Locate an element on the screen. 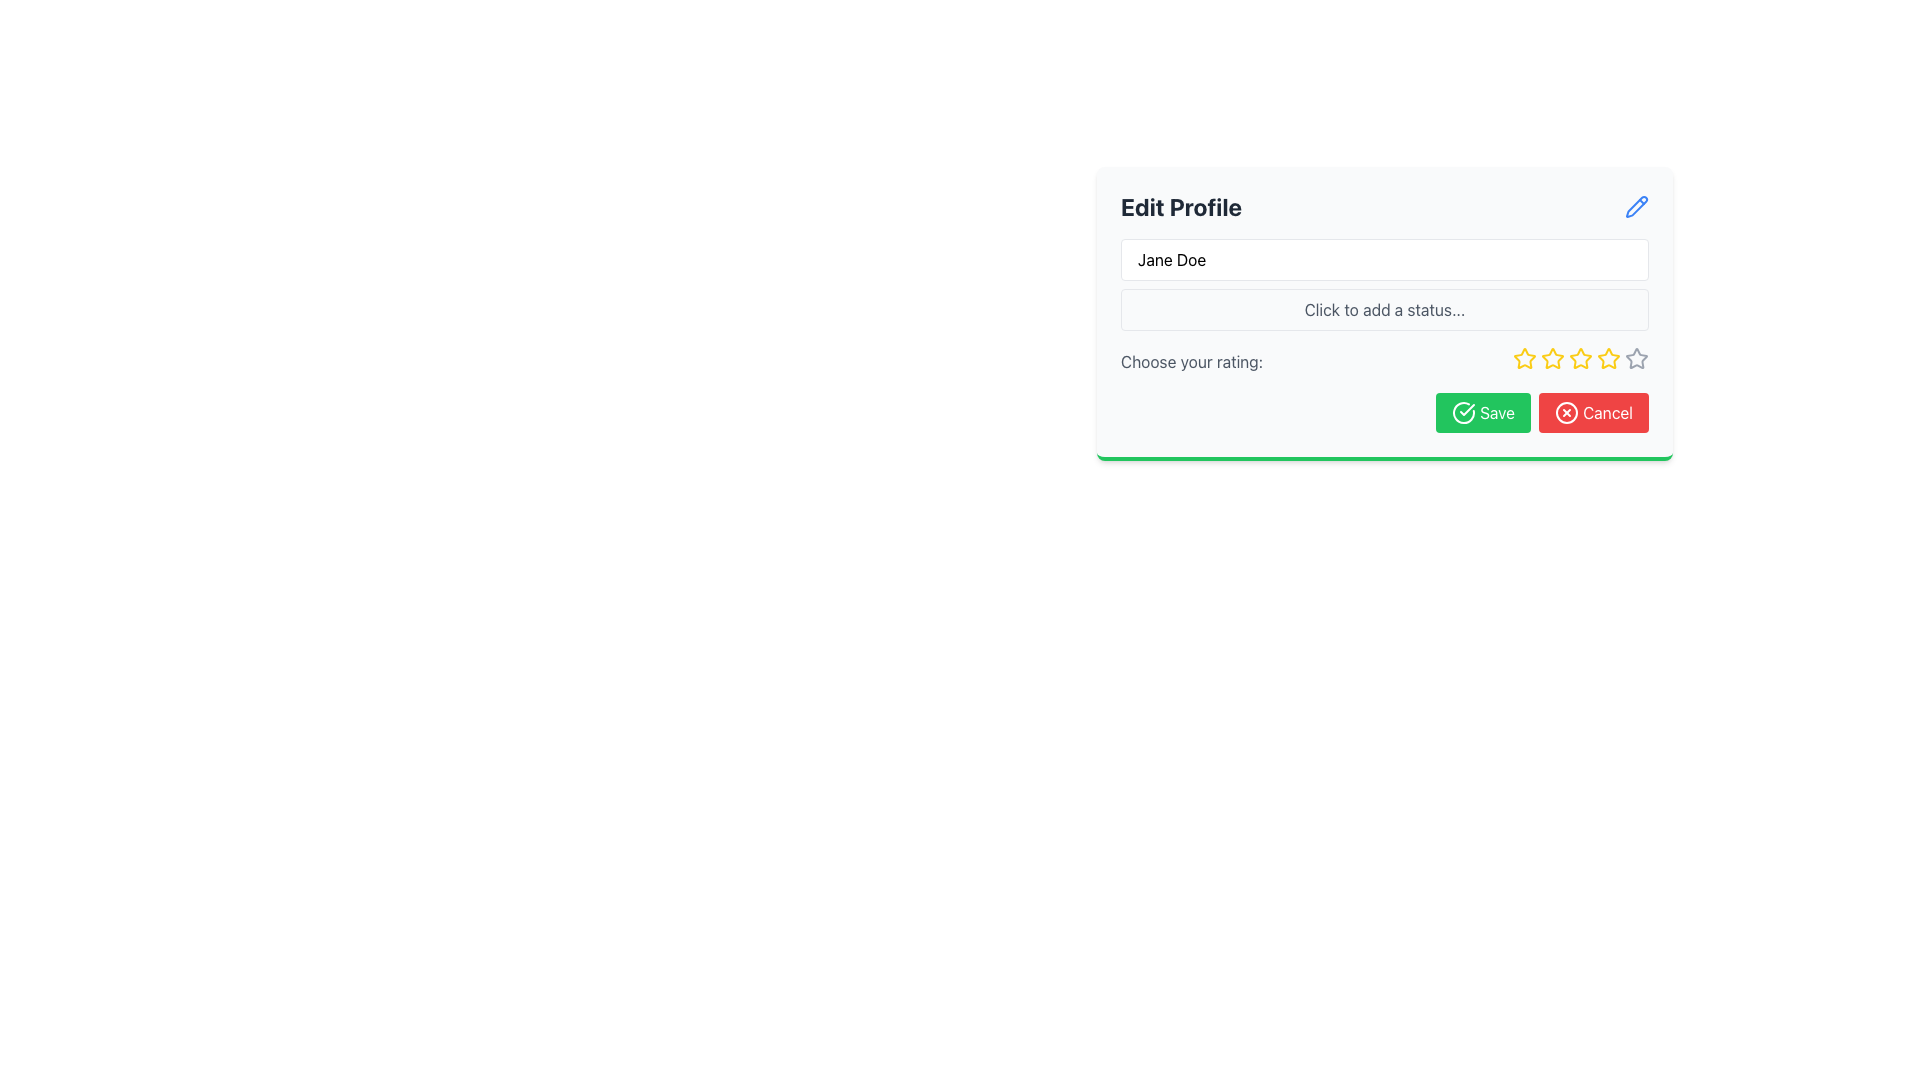 The height and width of the screenshot is (1080, 1920). the fifth star icon from the right in the row of star rating icons is located at coordinates (1636, 357).